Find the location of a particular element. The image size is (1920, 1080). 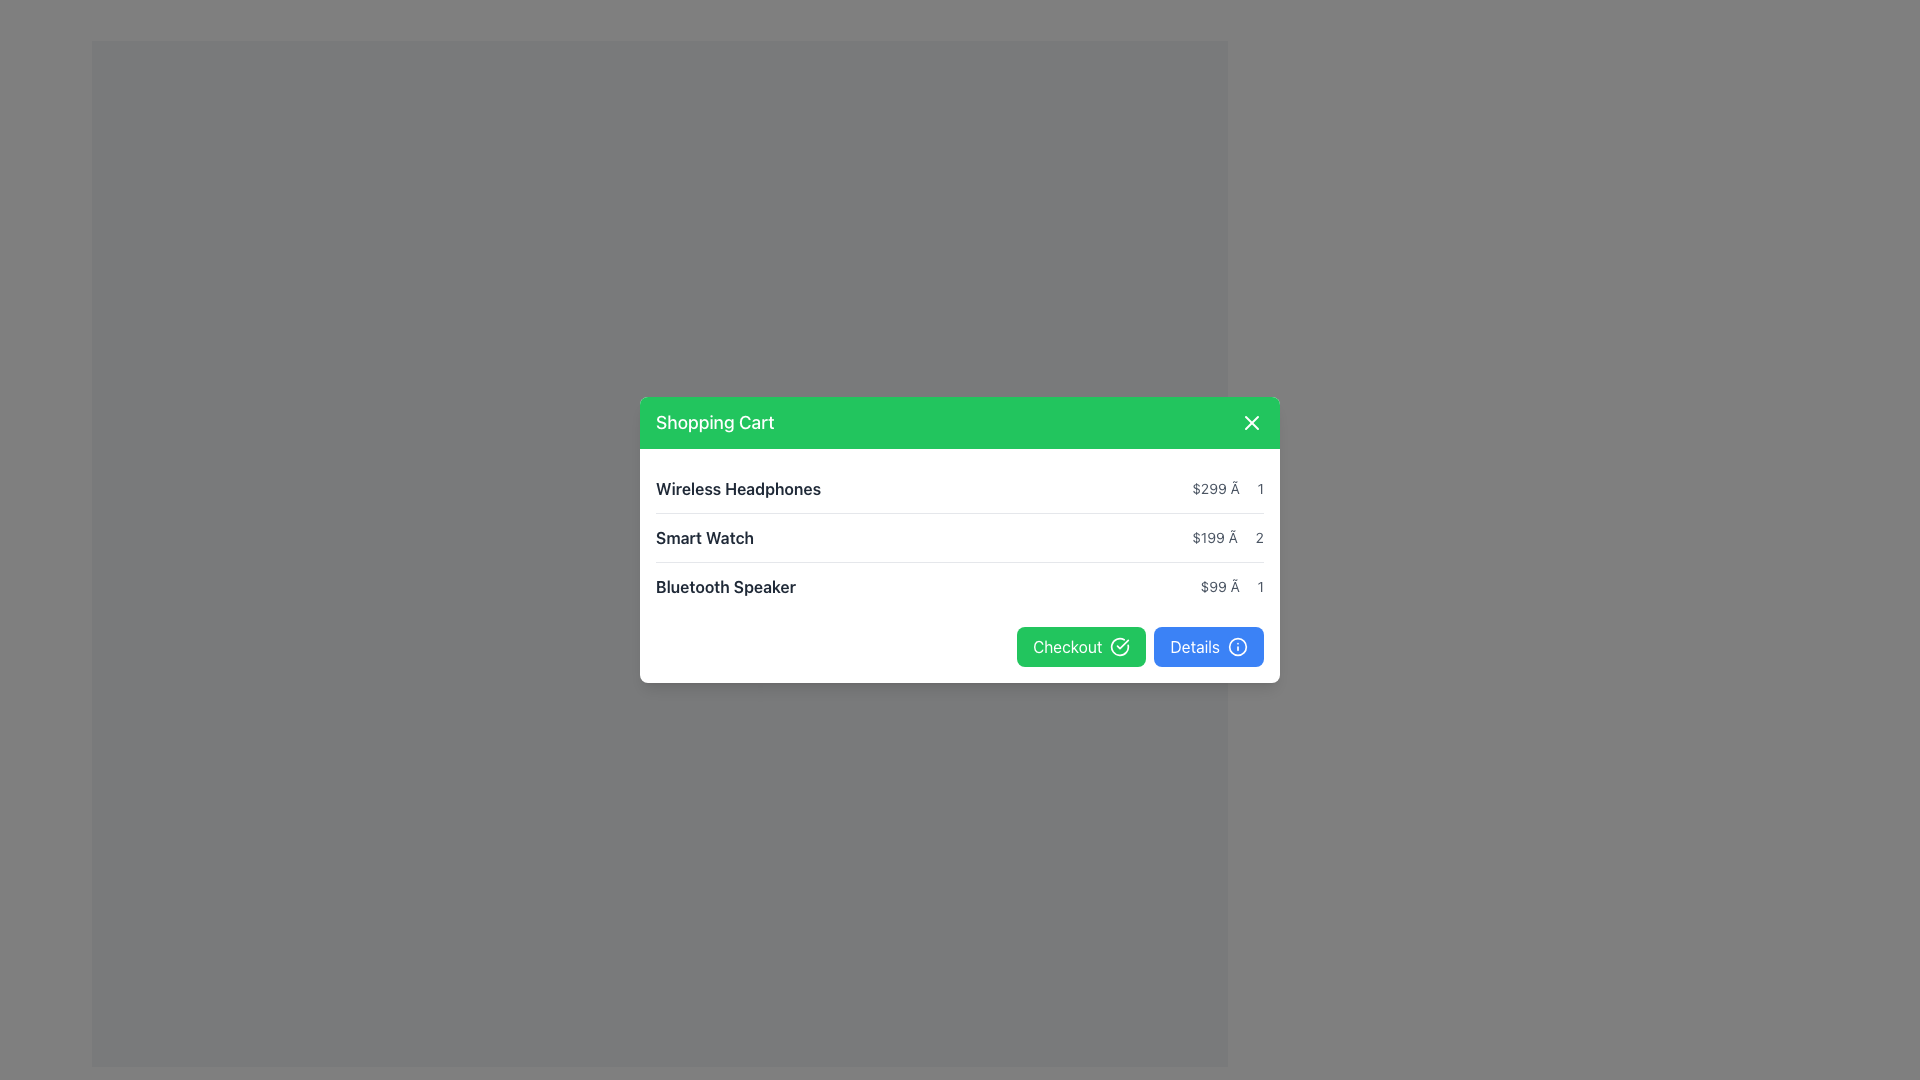

the Text Label that serves as the title of the popup window, located in the green header bar, on the left side before the close button is located at coordinates (715, 422).